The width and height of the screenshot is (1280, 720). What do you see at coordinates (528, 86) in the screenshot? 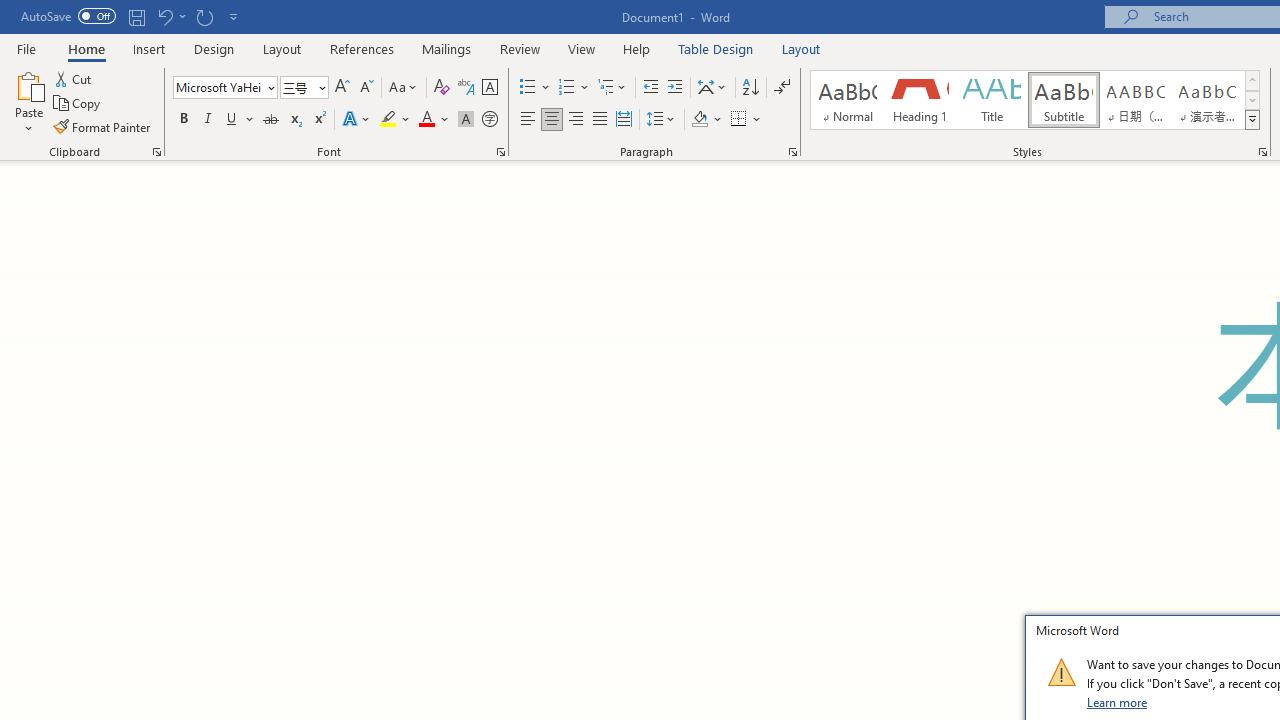
I see `'Bullets'` at bounding box center [528, 86].